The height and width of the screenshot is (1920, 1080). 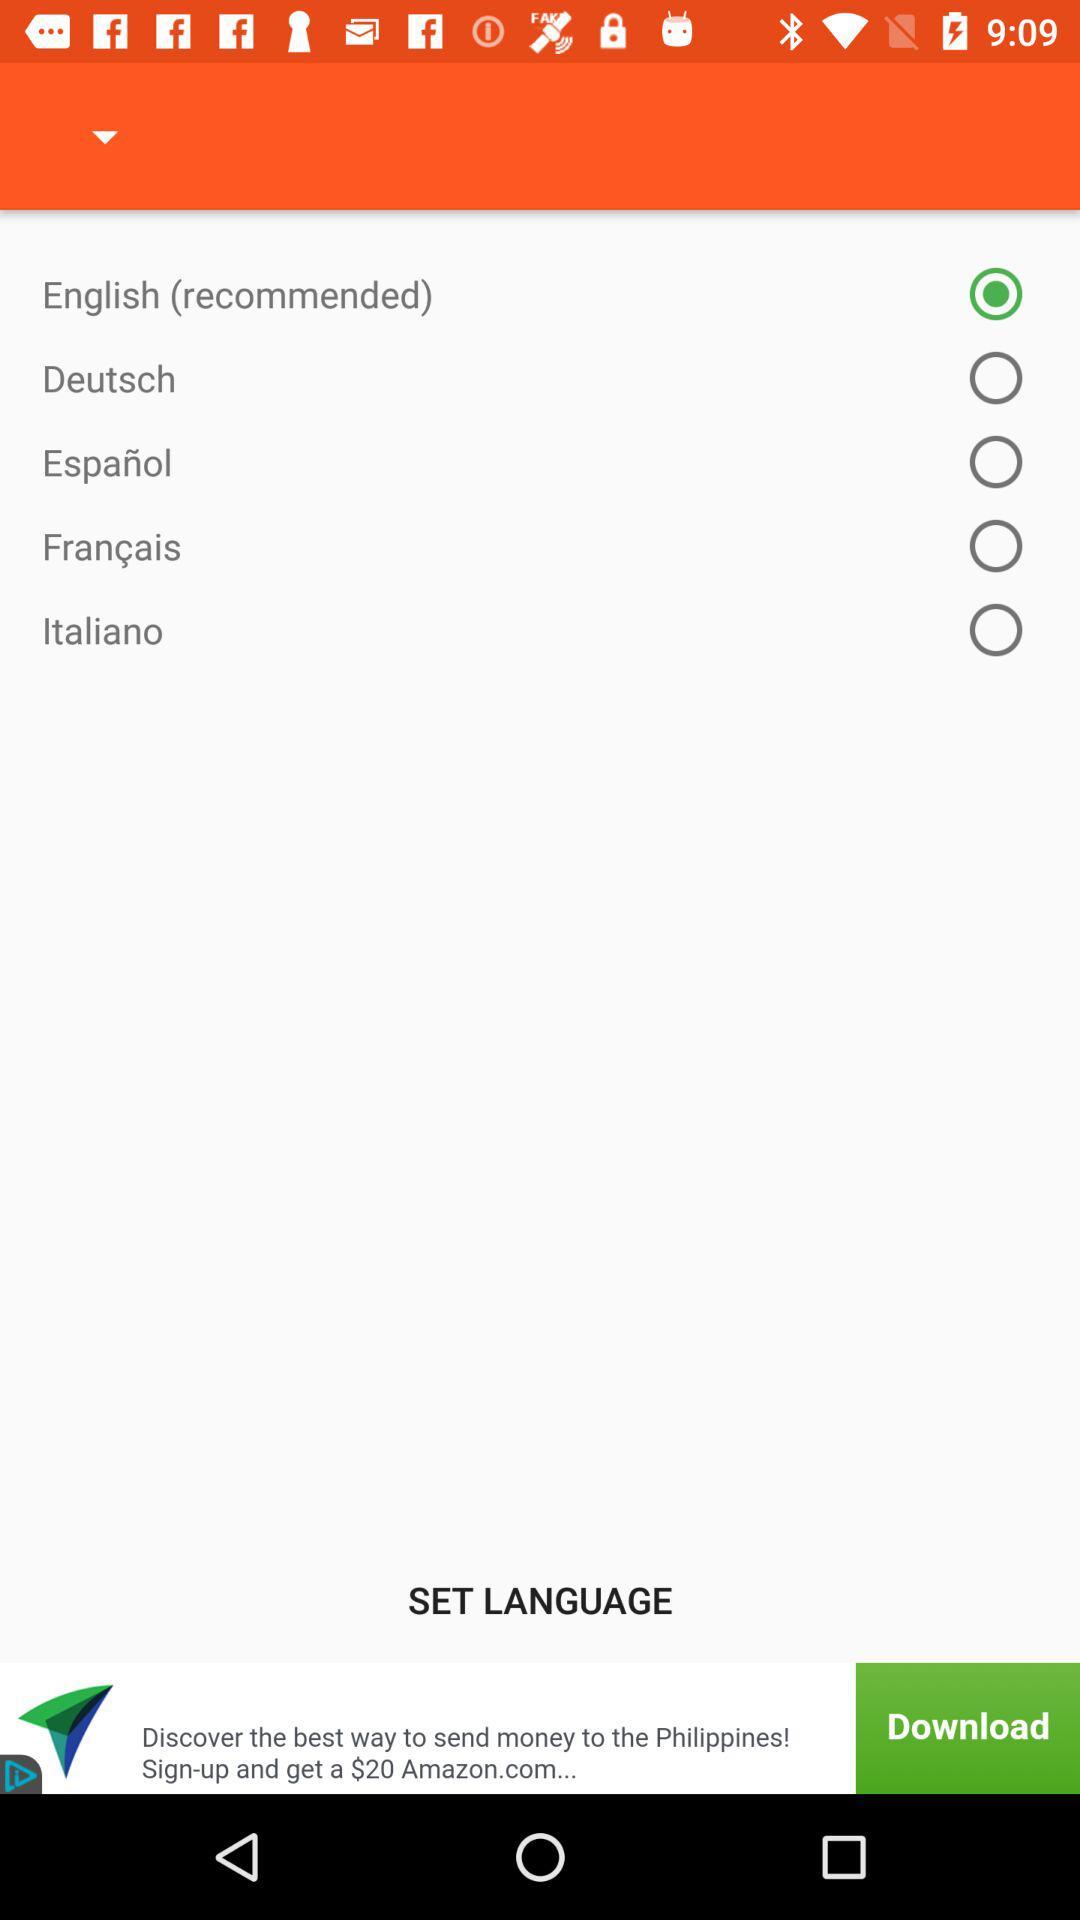 What do you see at coordinates (540, 1727) in the screenshot?
I see `click on advertisement` at bounding box center [540, 1727].